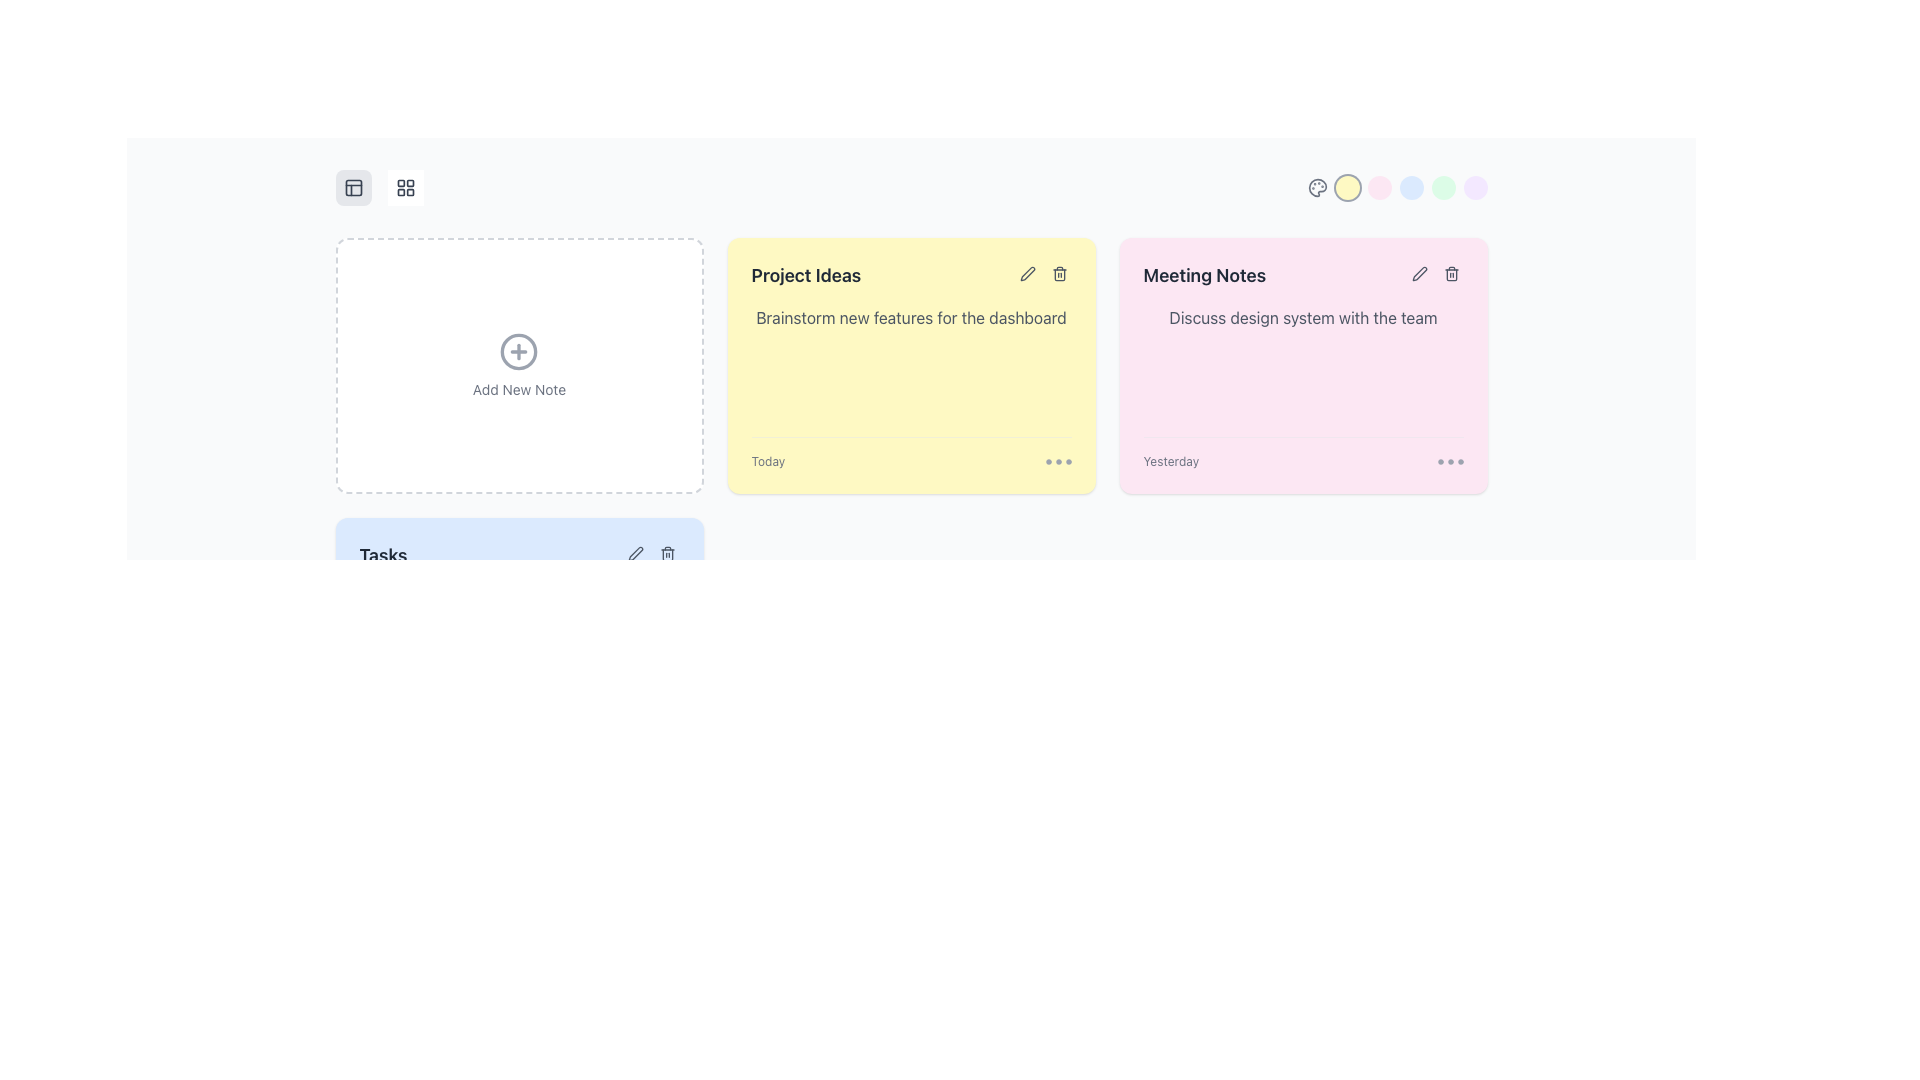 The height and width of the screenshot is (1080, 1920). What do you see at coordinates (1434, 273) in the screenshot?
I see `the edit icon located in the upper-right corner of the 'Meeting Notes' card to modify the card content` at bounding box center [1434, 273].